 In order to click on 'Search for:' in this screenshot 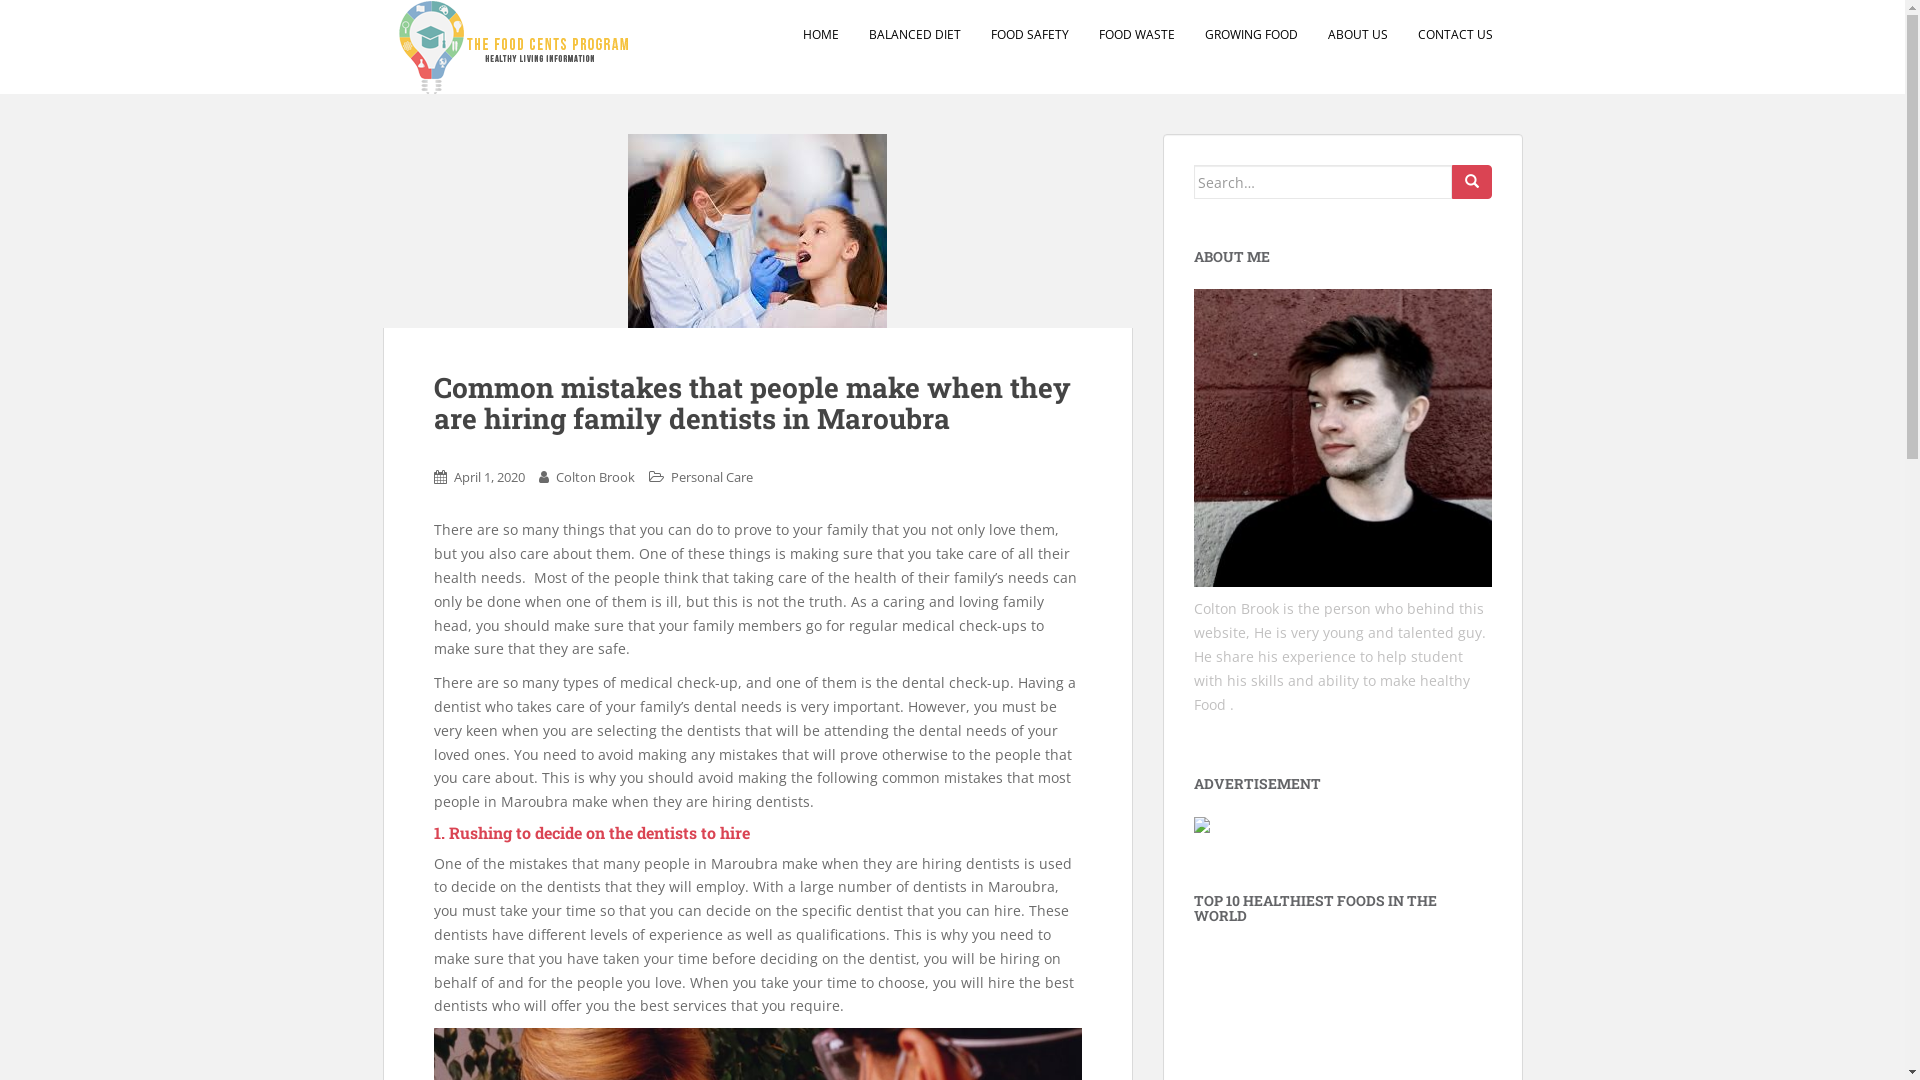, I will do `click(1194, 181)`.